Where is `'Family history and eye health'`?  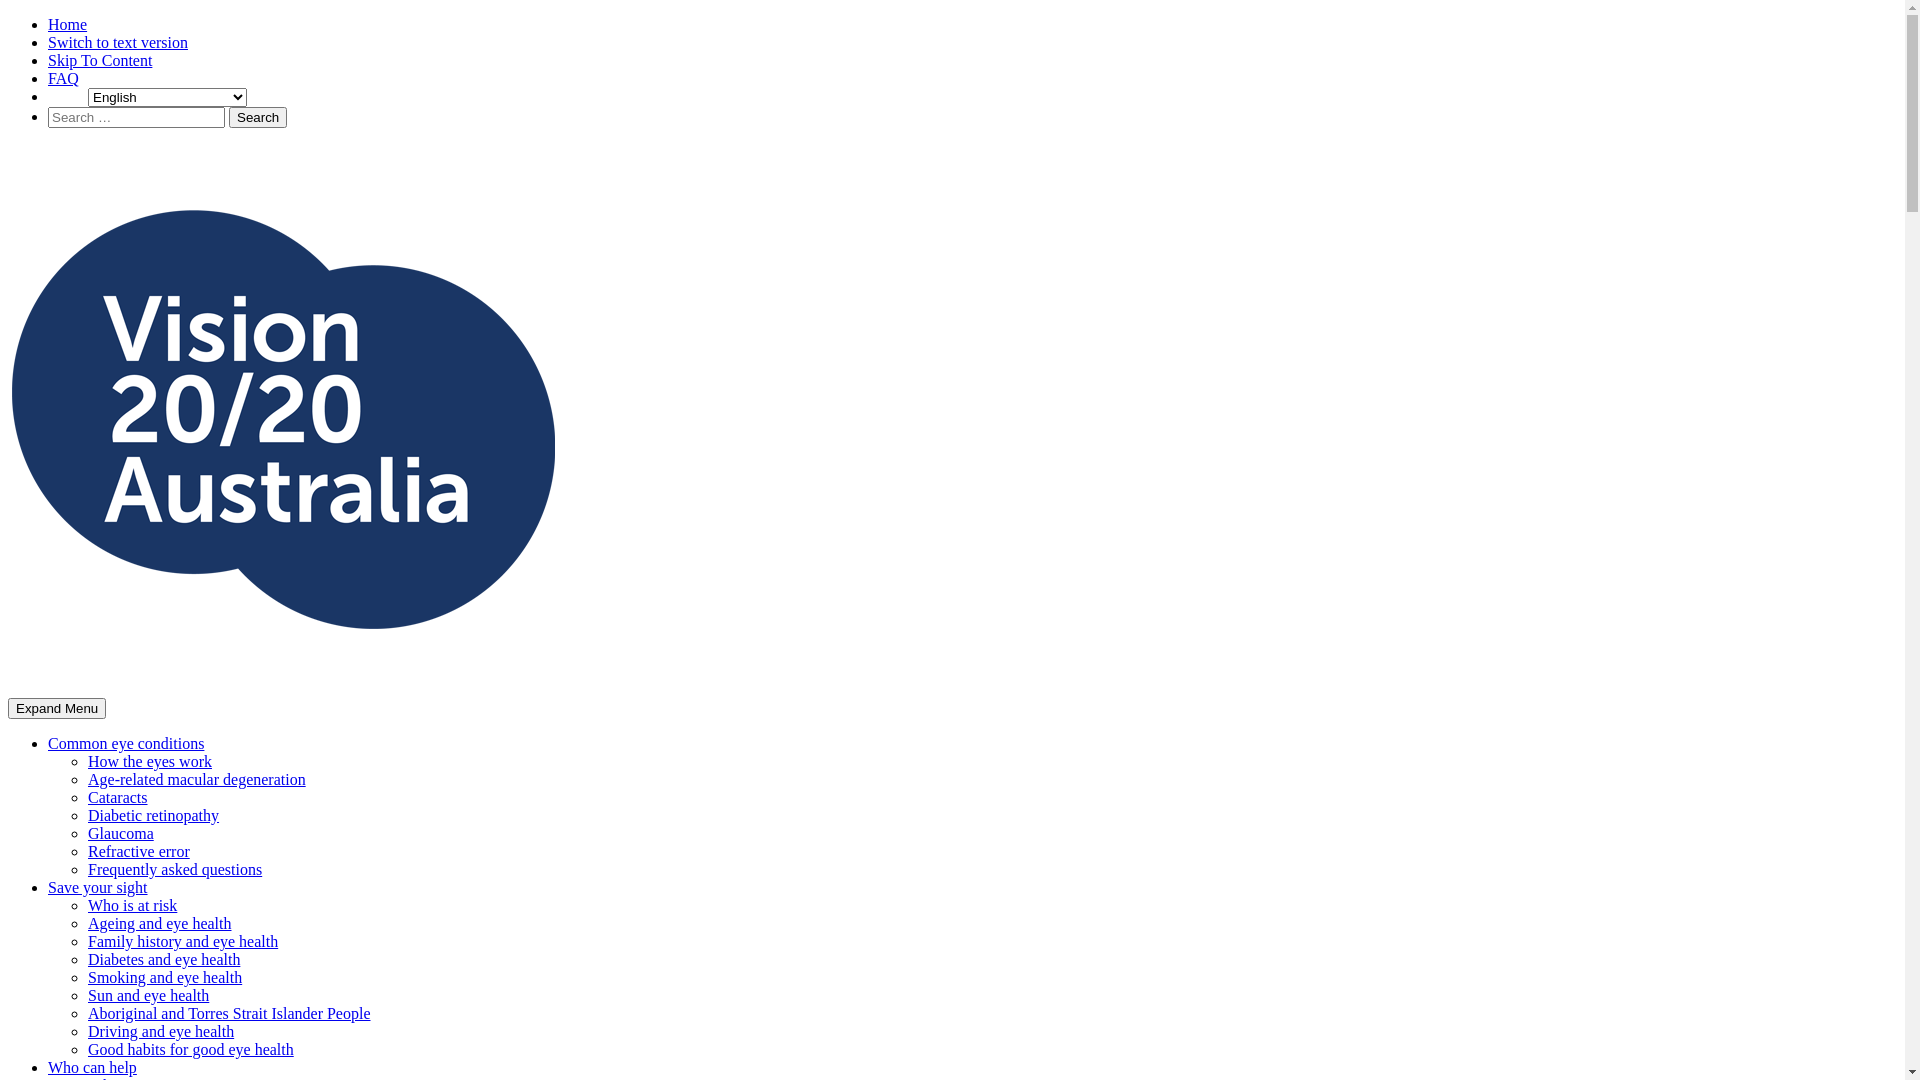
'Family history and eye health' is located at coordinates (182, 941).